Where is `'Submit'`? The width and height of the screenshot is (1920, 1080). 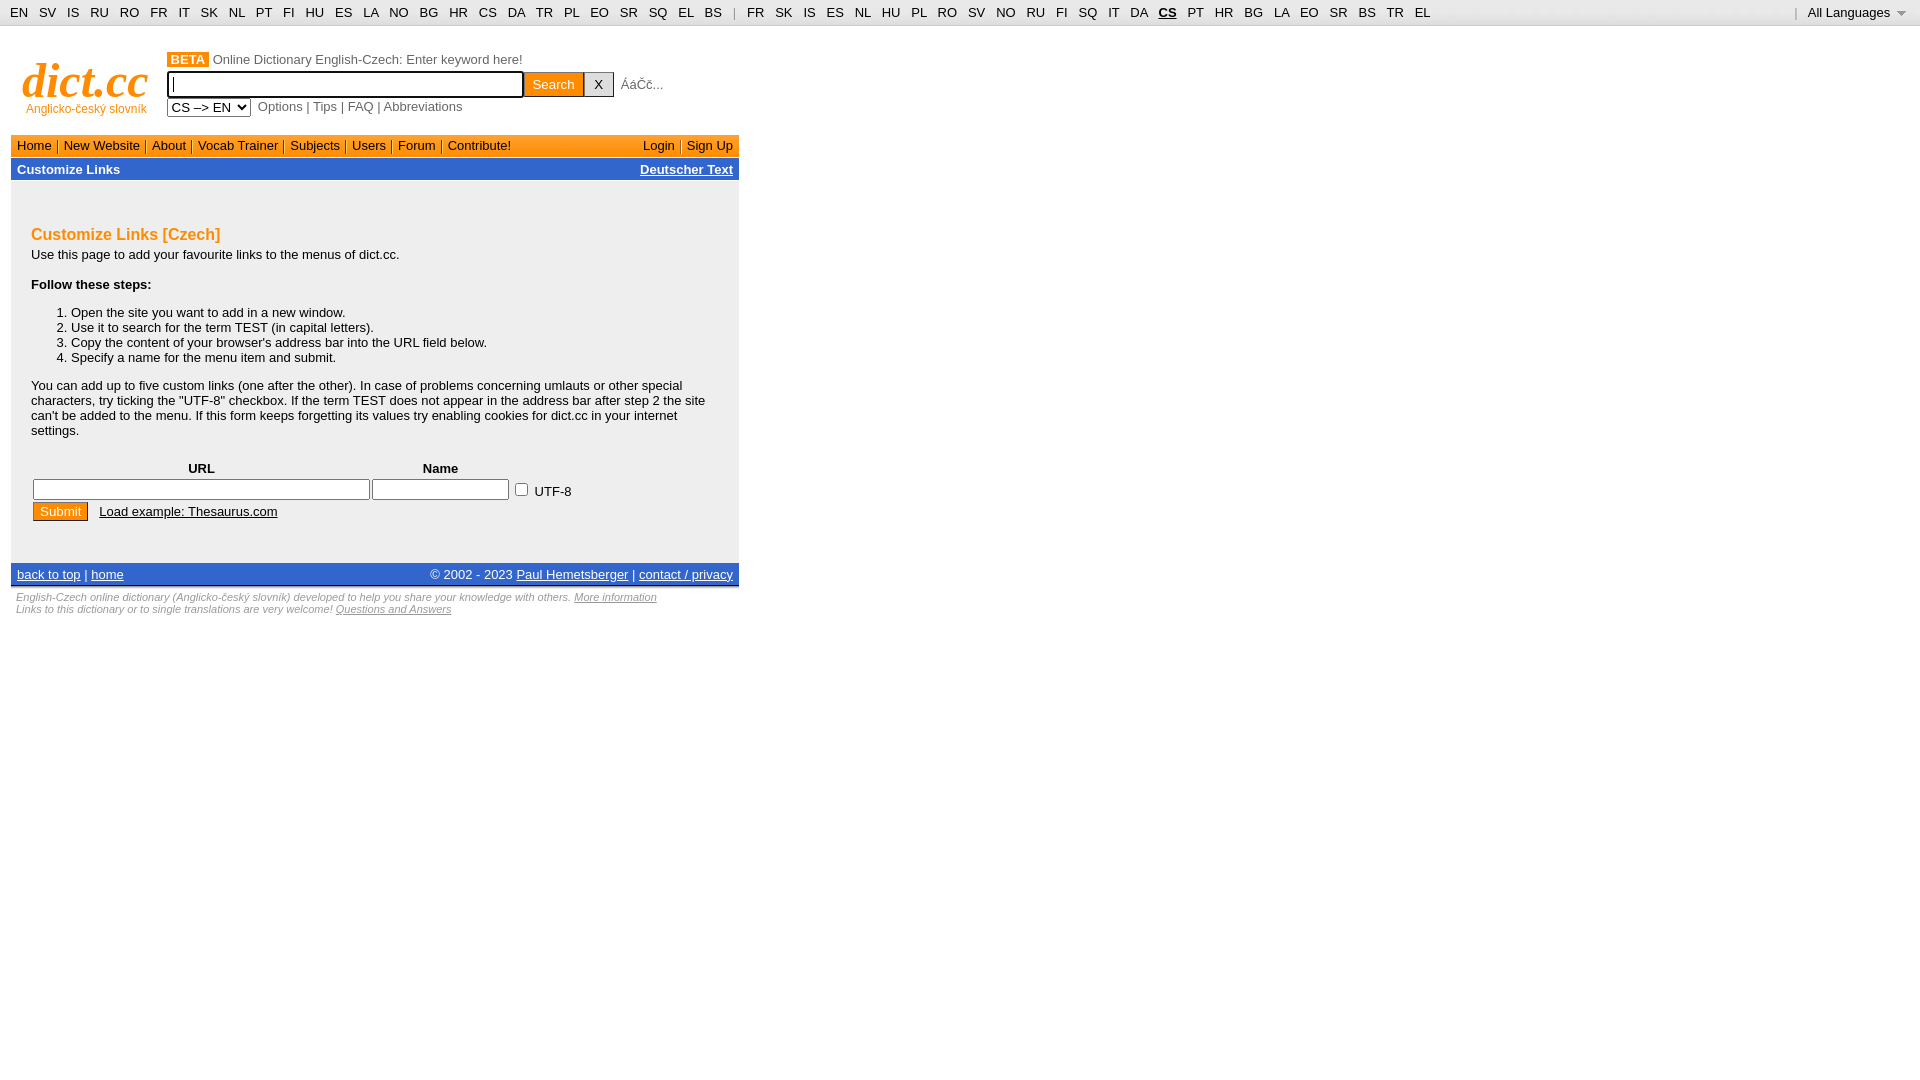
'Submit' is located at coordinates (33, 510).